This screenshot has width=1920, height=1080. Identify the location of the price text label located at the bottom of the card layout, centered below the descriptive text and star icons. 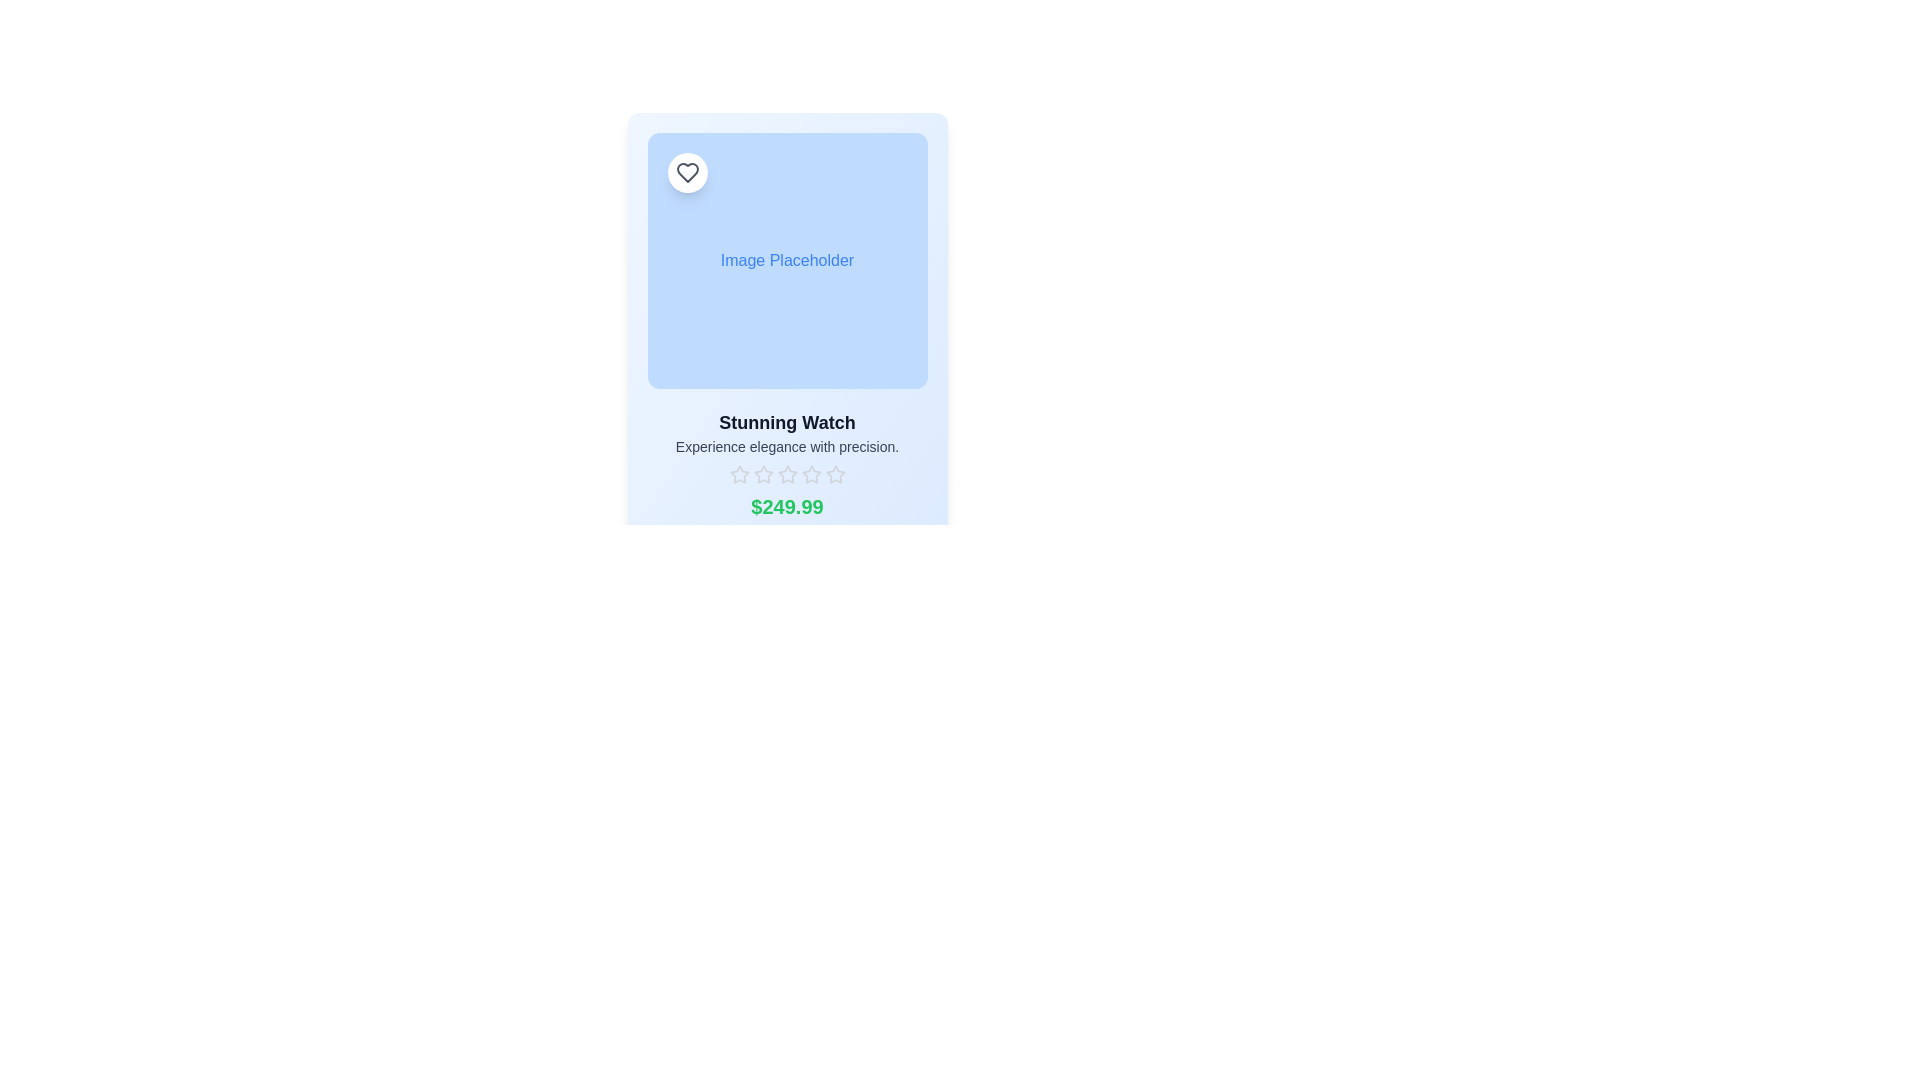
(786, 505).